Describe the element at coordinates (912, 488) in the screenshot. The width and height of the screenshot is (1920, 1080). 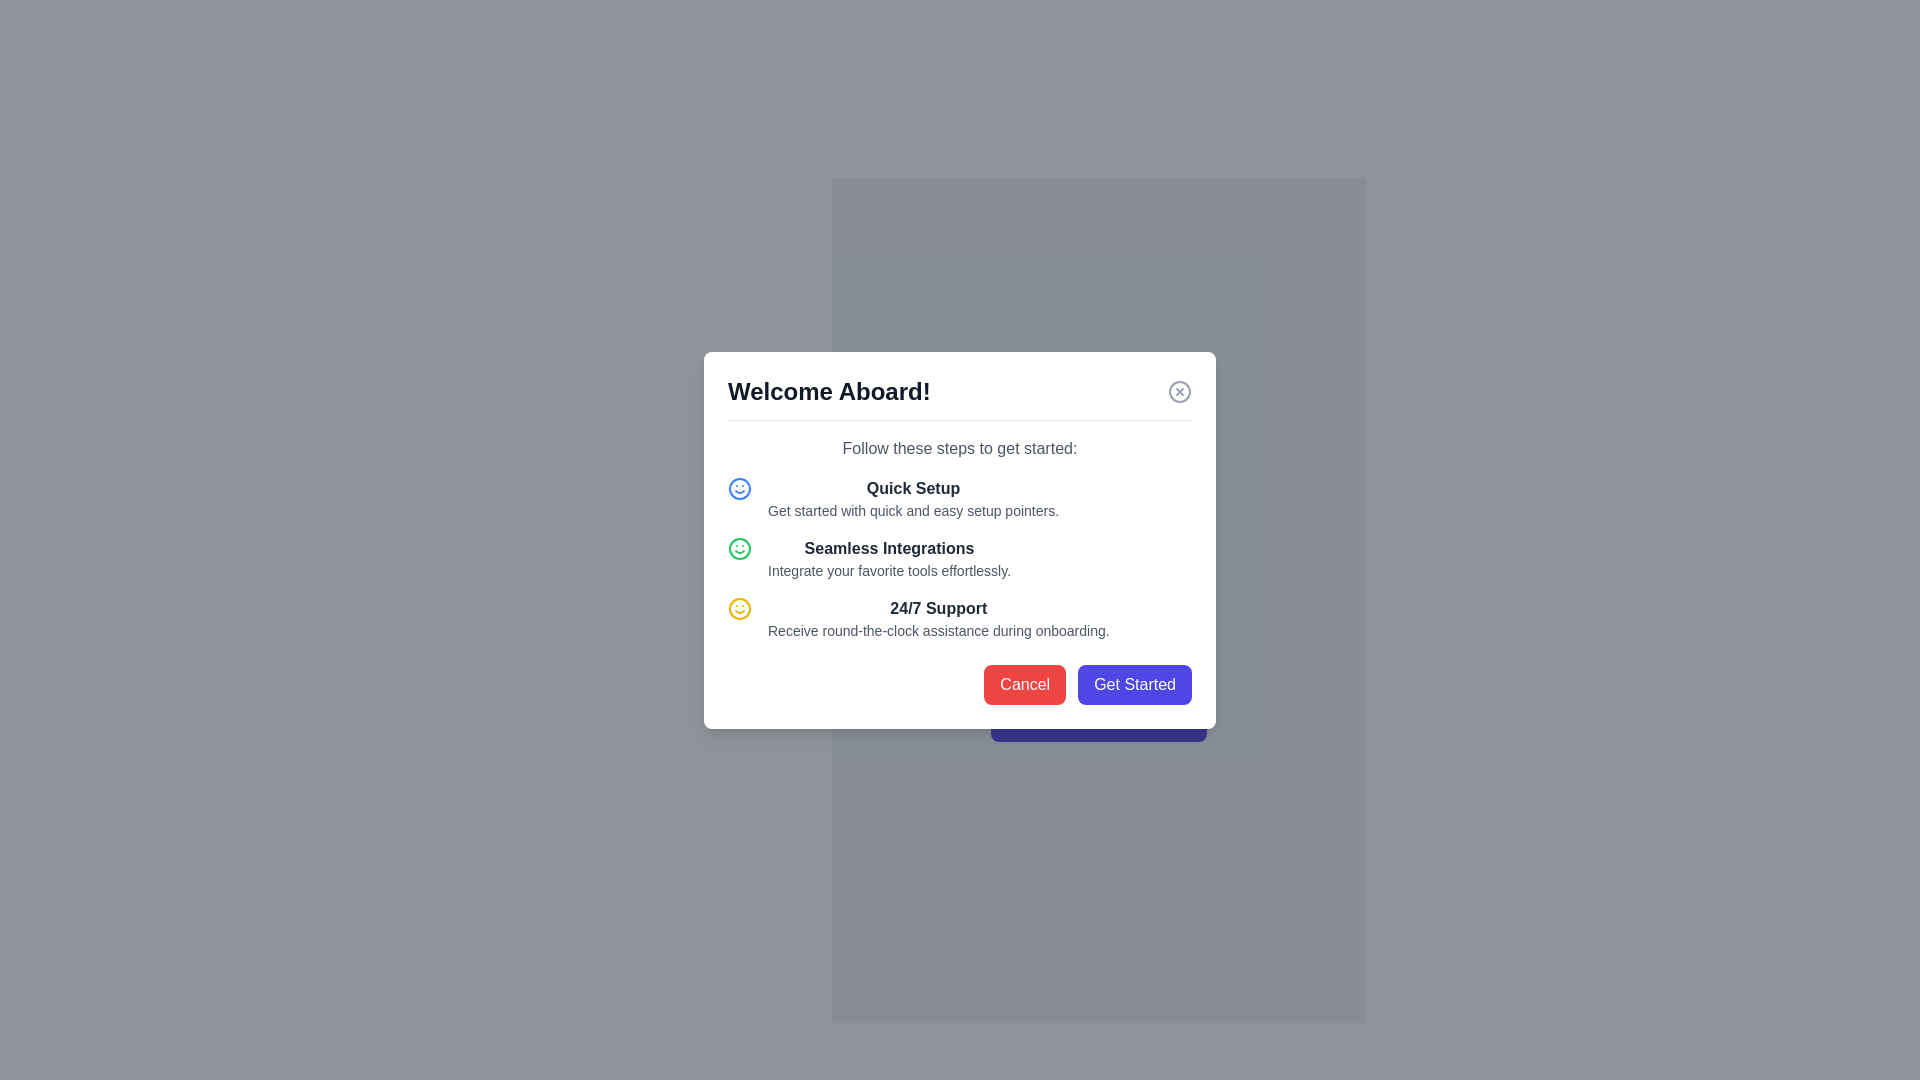
I see `the static text label displaying 'Quick Setup', which is bold and dark gray, positioned centrally beneath the heading 'Follow these steps to get started:' and above the text 'Get started with quick and easy setup pointers.'` at that location.